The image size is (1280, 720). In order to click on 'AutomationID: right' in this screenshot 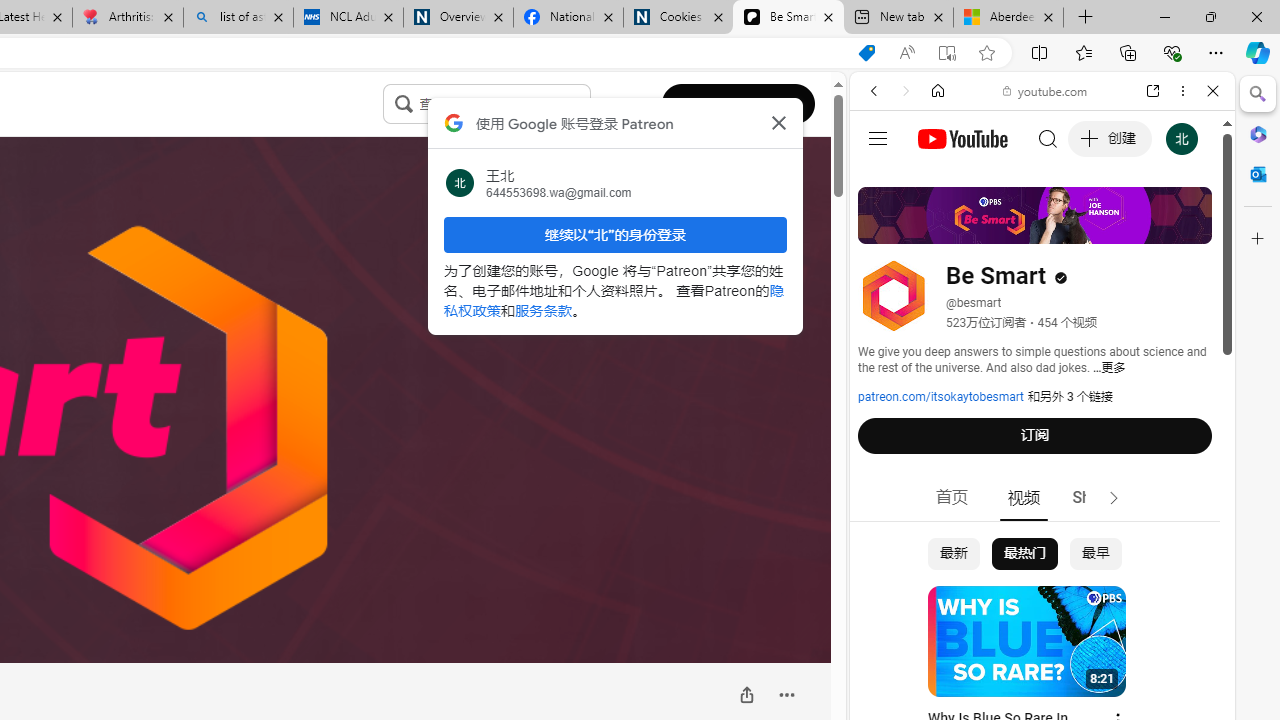, I will do `click(1113, 497)`.